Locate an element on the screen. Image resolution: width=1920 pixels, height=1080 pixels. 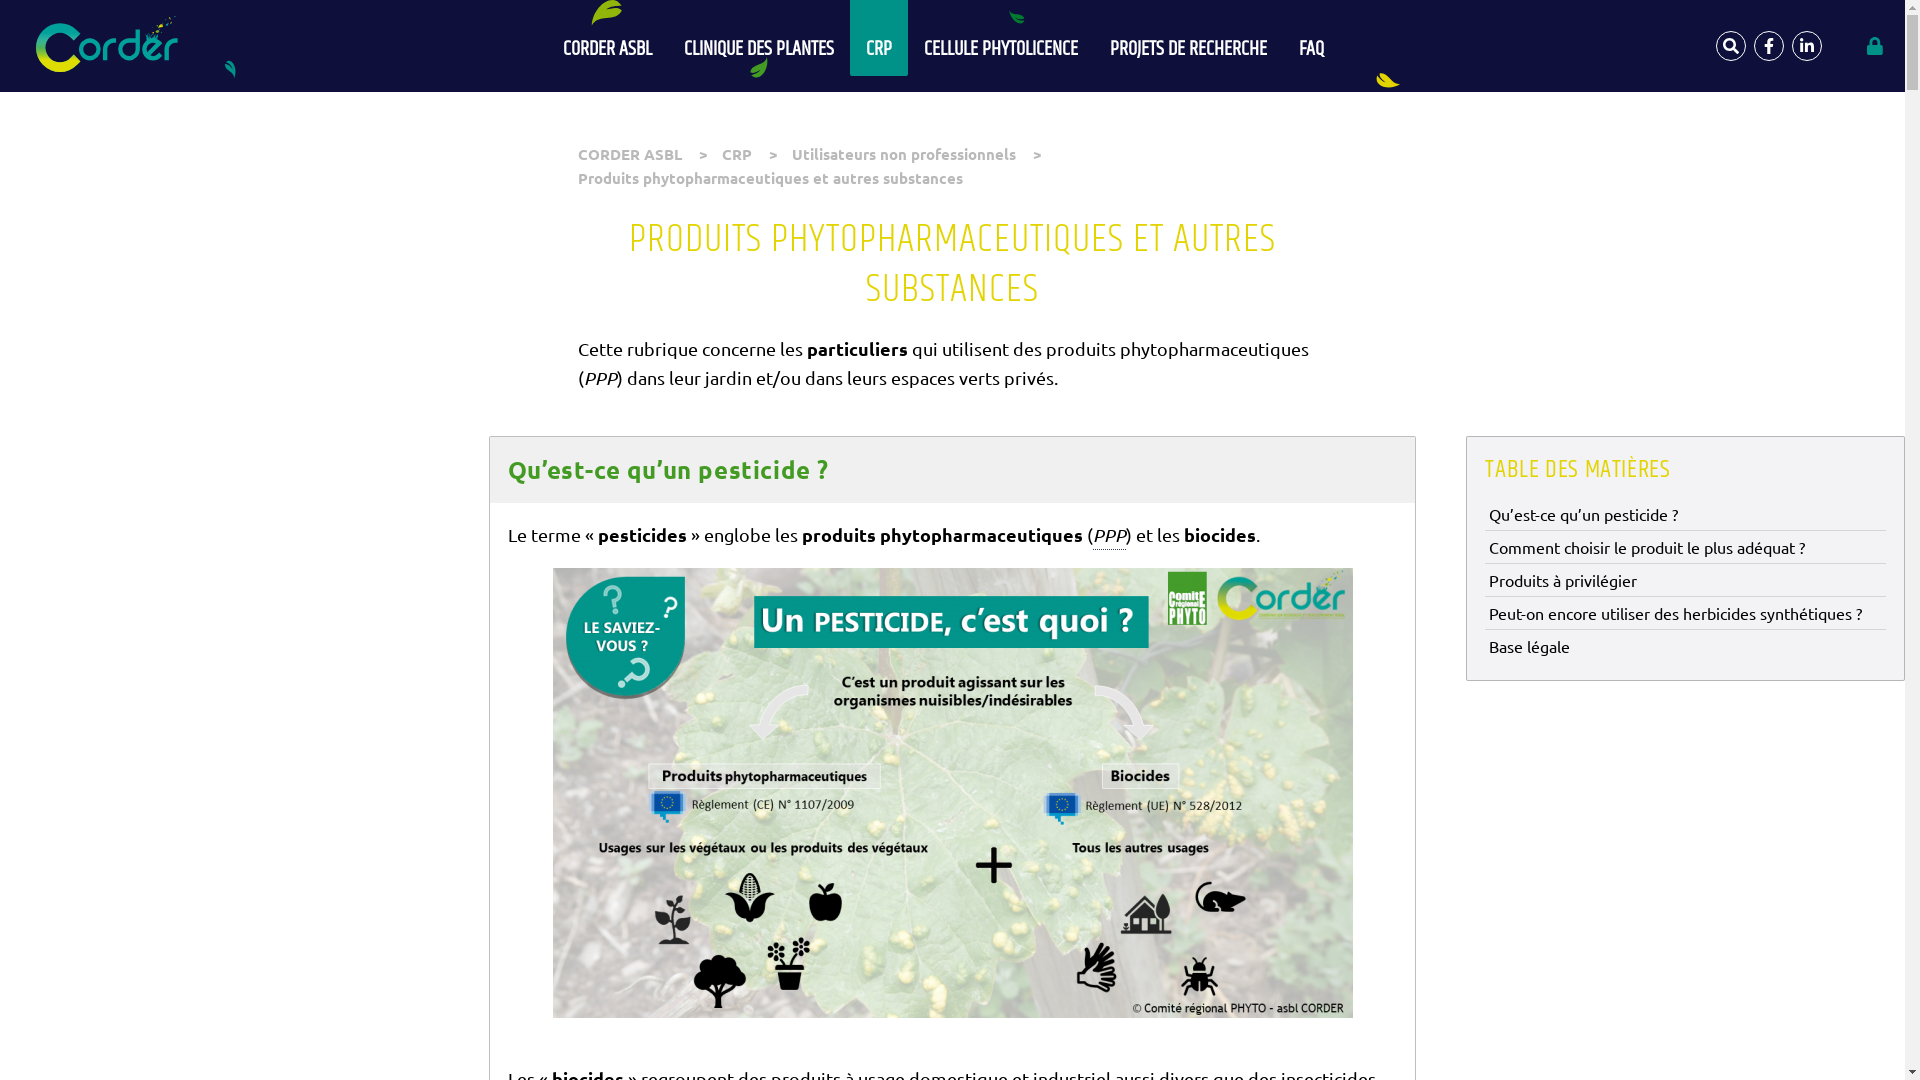
'CLINIQUE DES PLANTES' is located at coordinates (667, 38).